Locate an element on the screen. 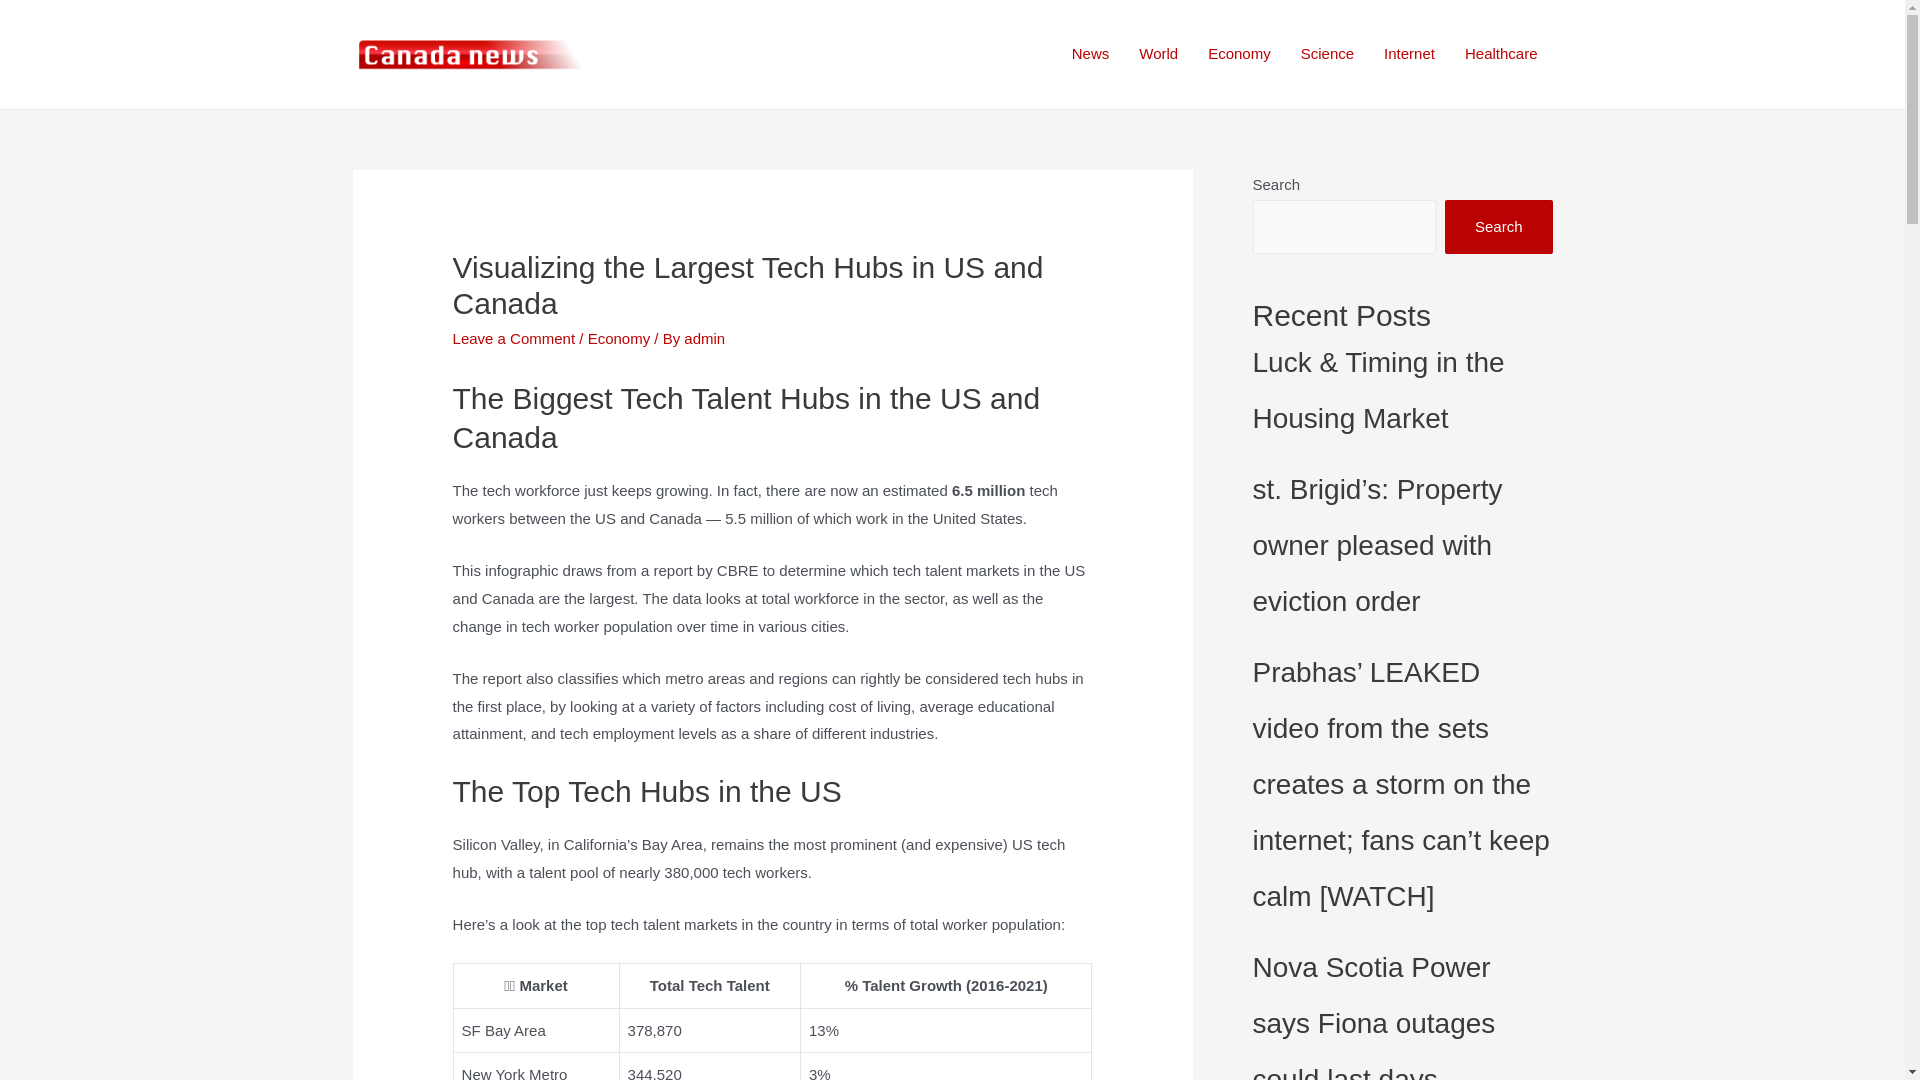  'Science' is located at coordinates (1327, 53).